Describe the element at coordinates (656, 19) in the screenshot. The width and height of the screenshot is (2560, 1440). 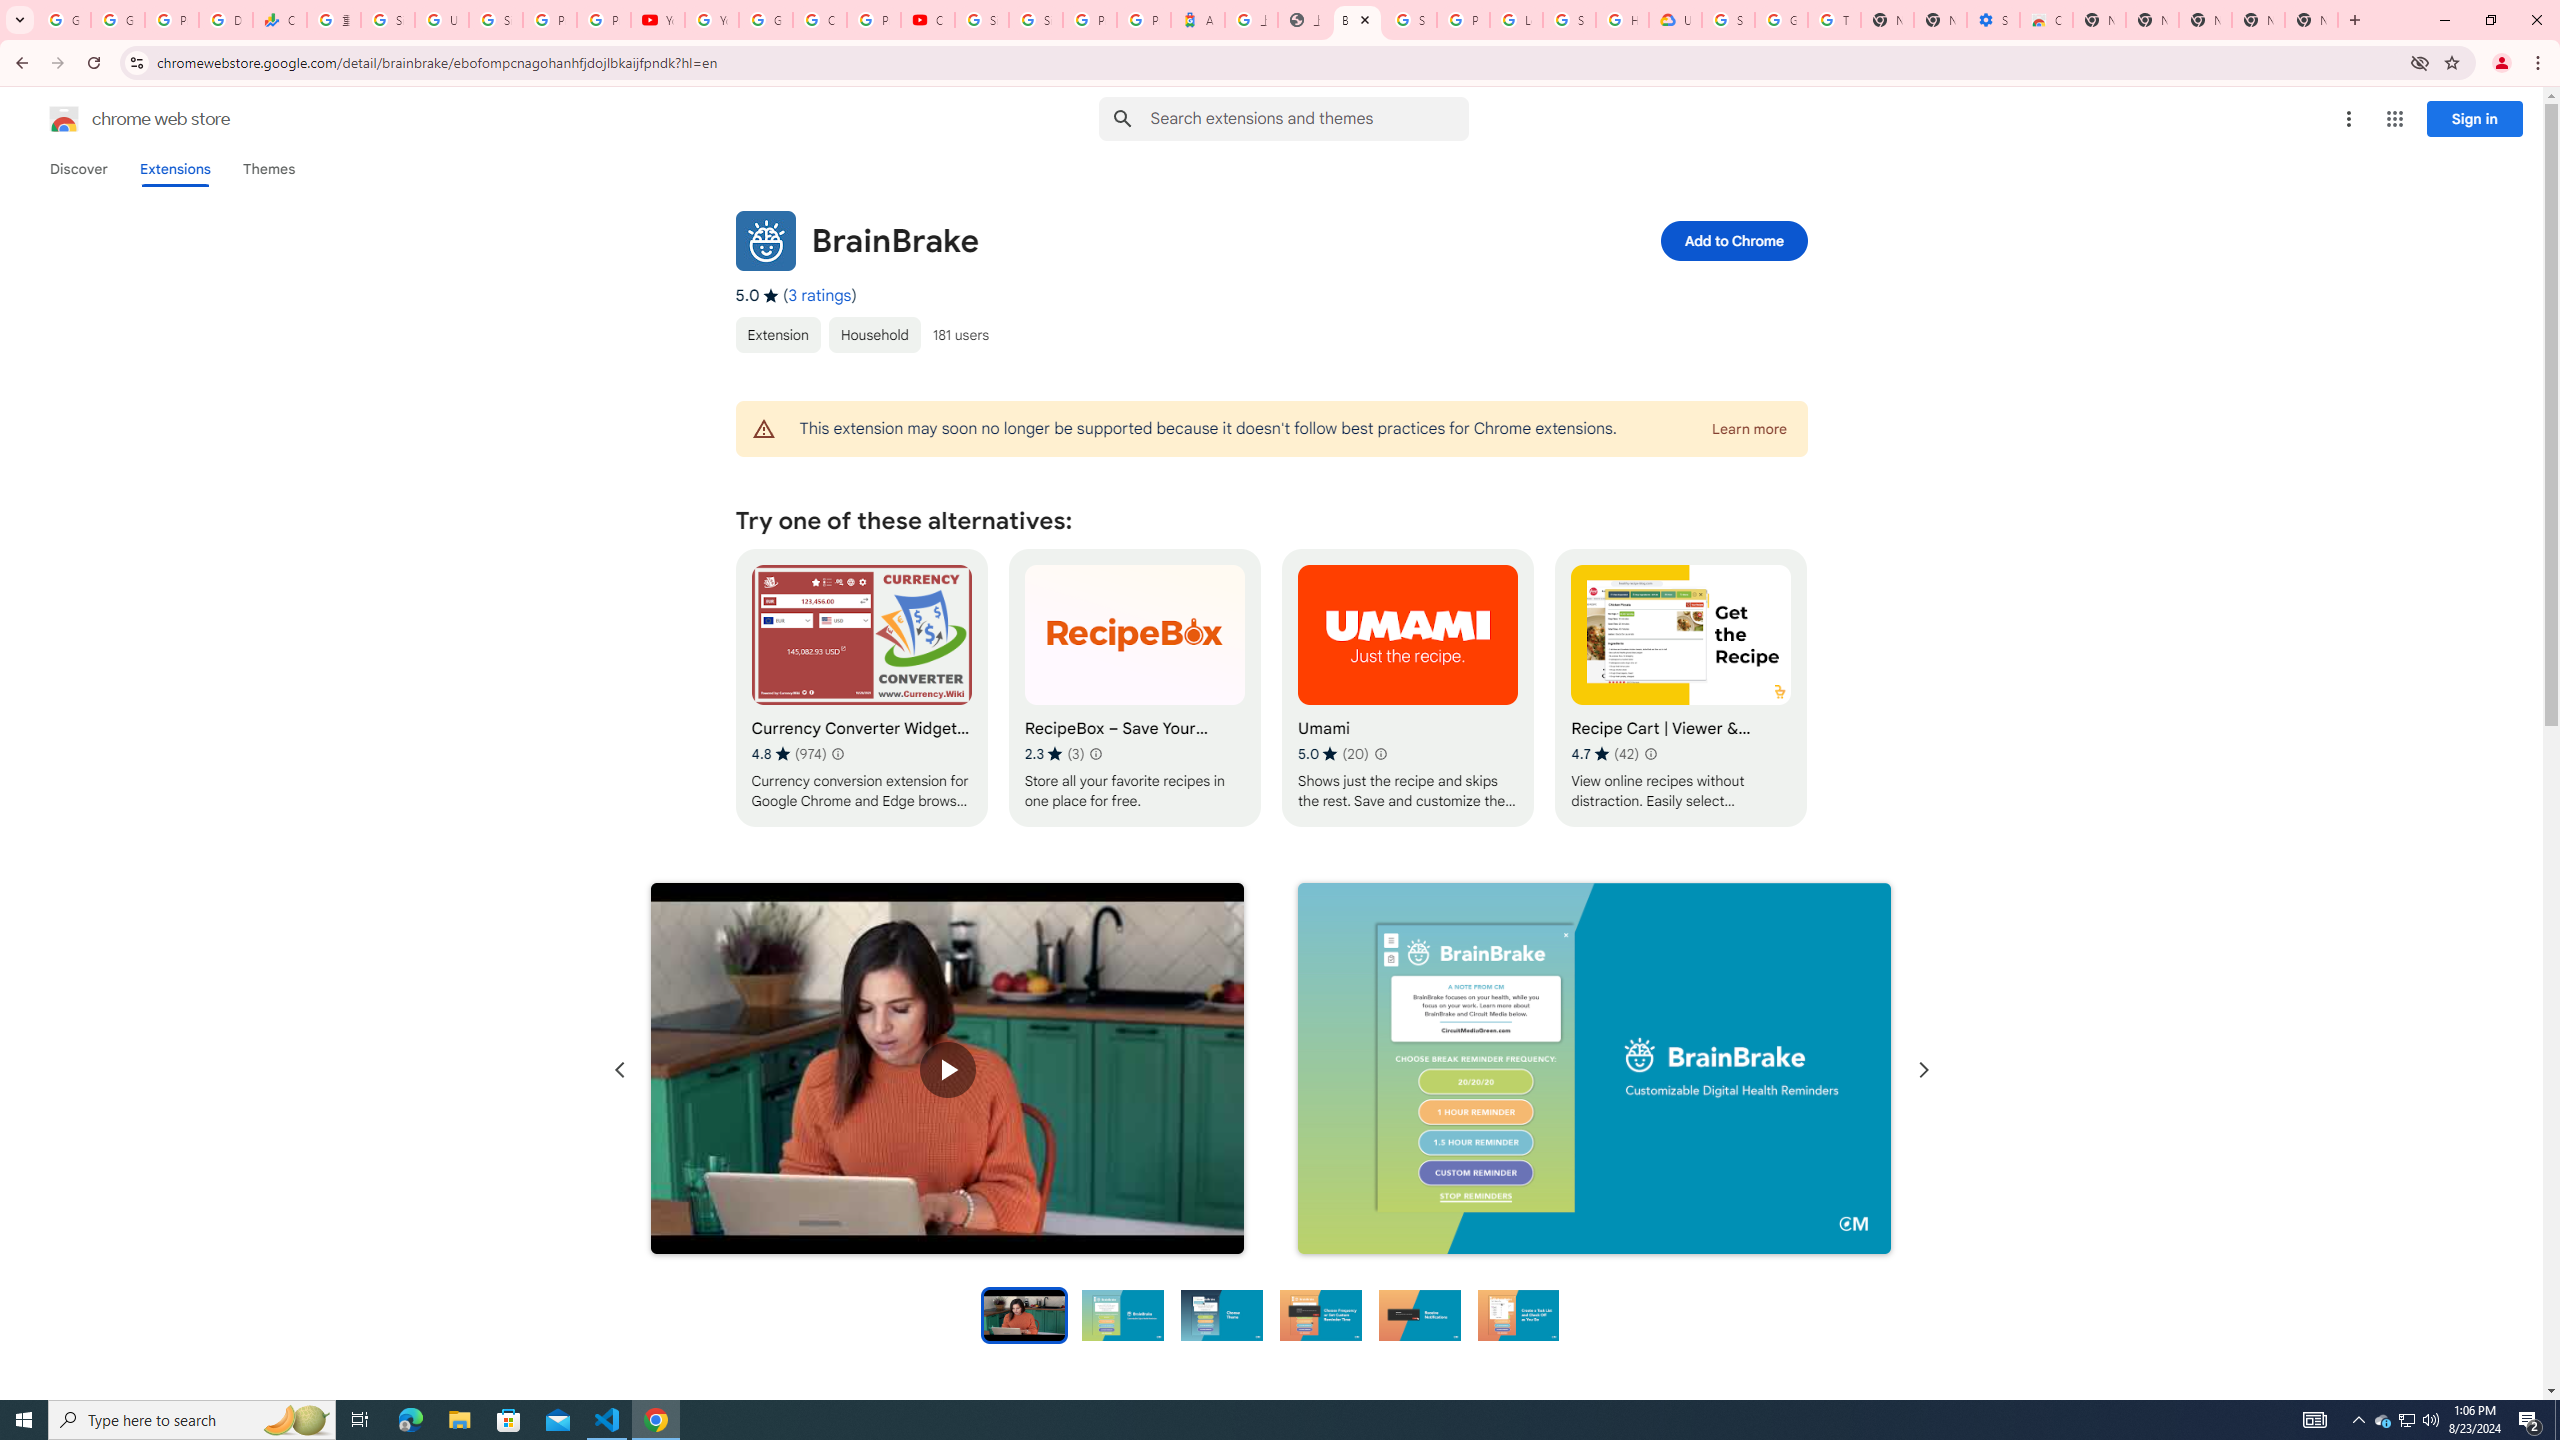
I see `'YouTube'` at that location.